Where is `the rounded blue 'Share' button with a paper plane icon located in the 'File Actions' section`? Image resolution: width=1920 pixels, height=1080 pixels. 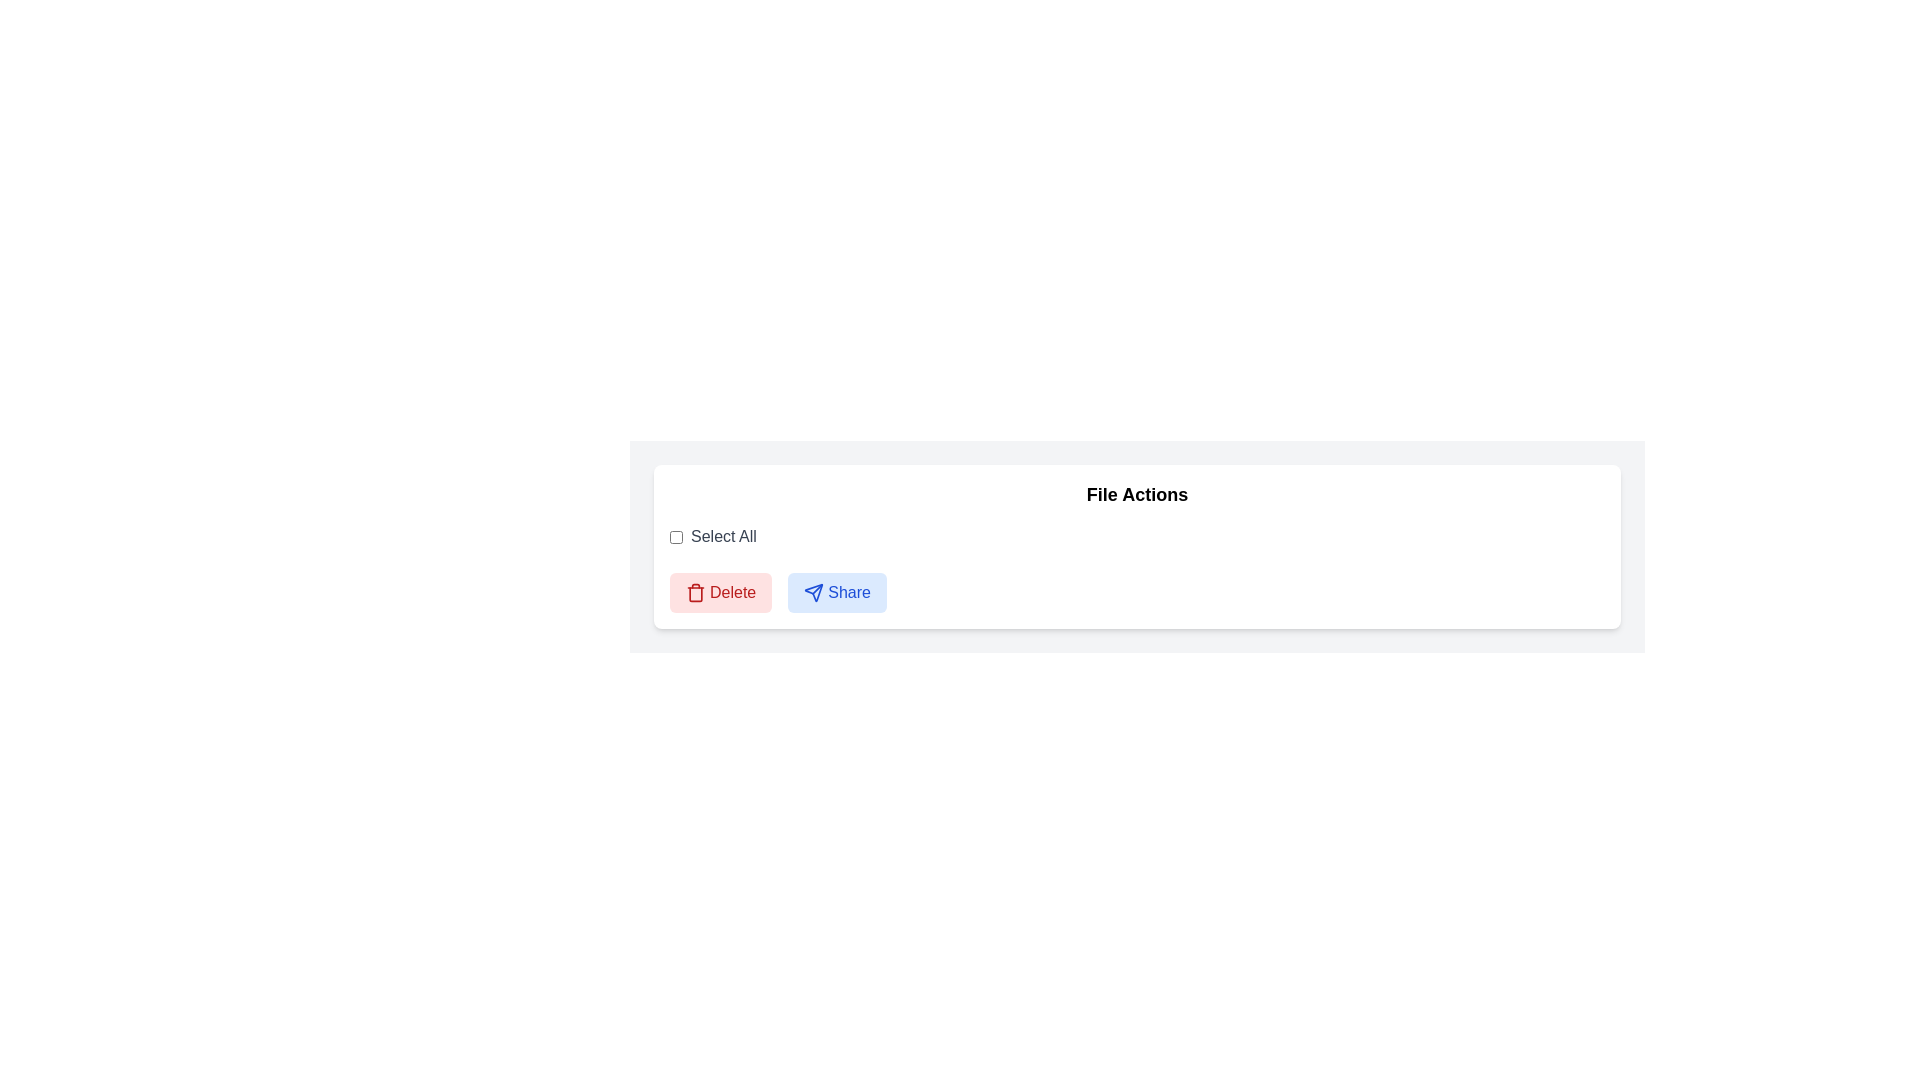 the rounded blue 'Share' button with a paper plane icon located in the 'File Actions' section is located at coordinates (837, 592).